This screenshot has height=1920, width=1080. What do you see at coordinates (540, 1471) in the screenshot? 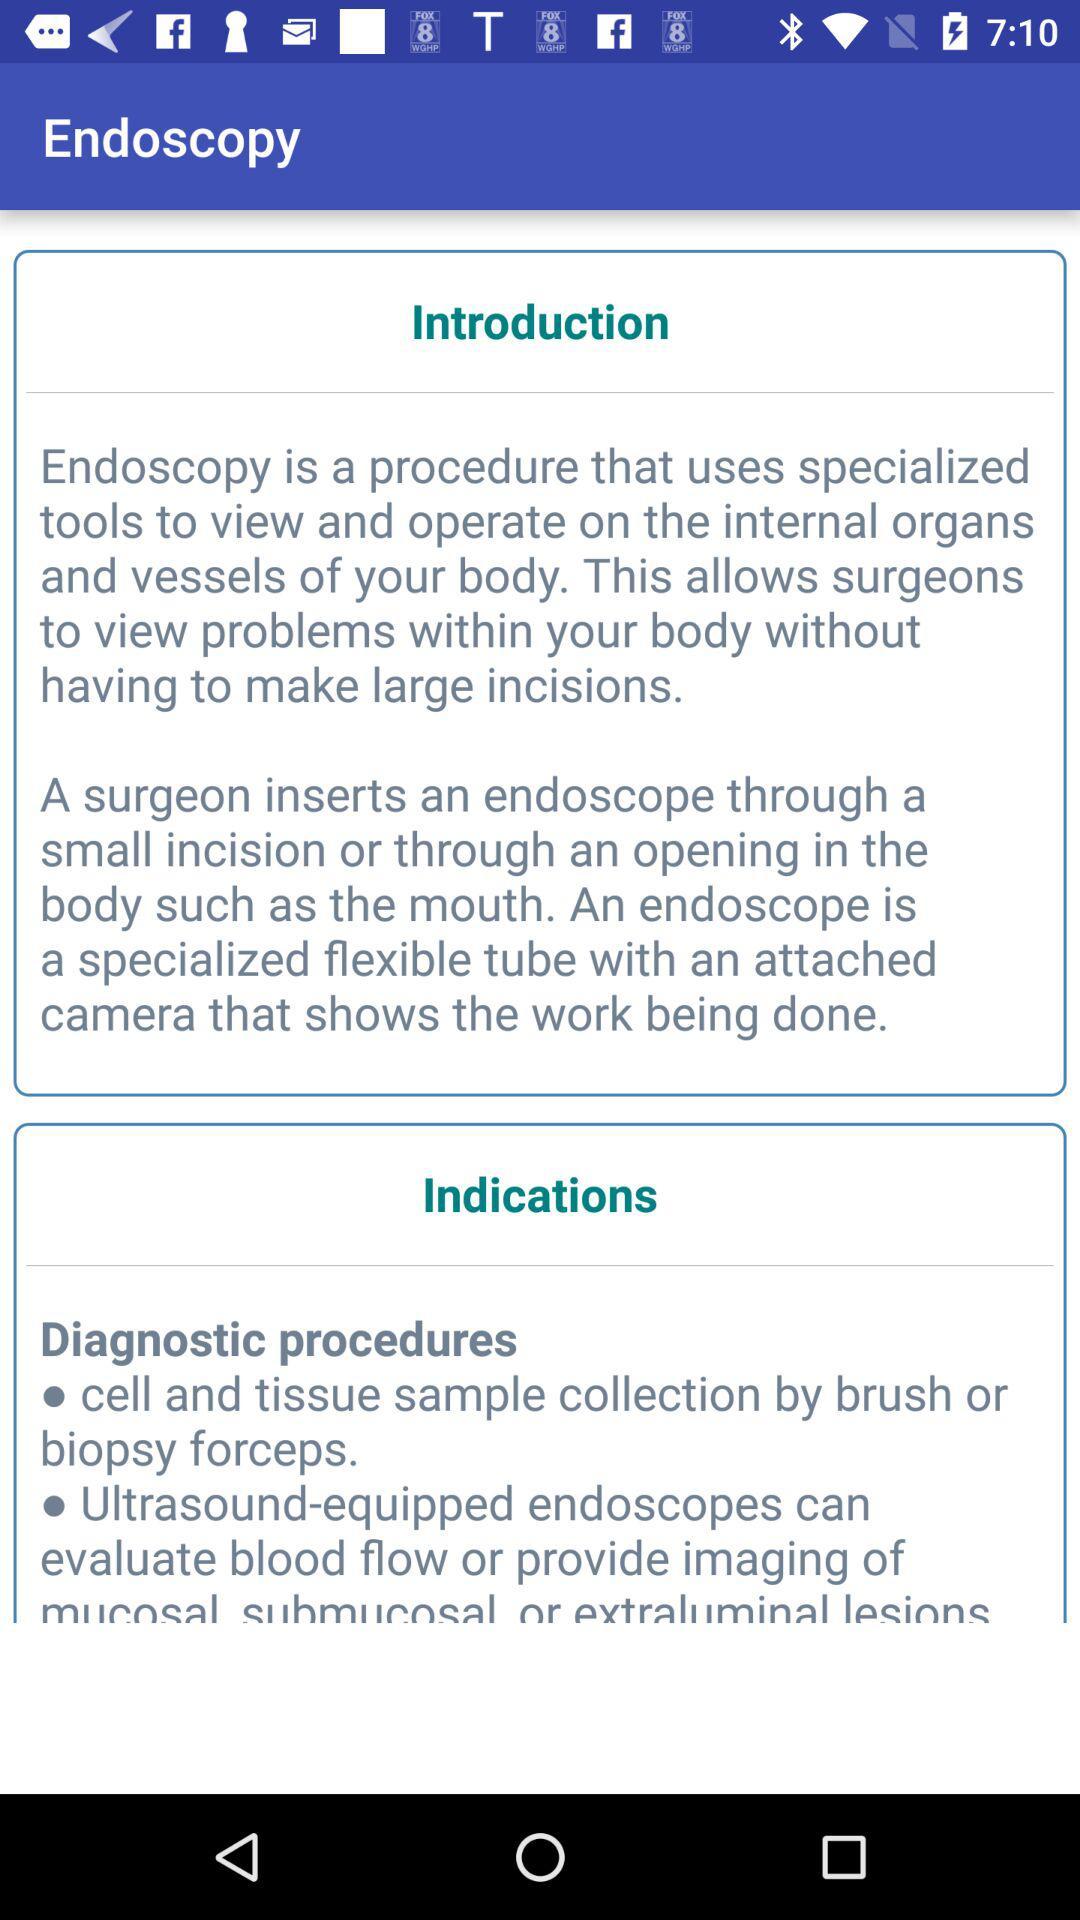
I see `diagnostic procedures cell` at bounding box center [540, 1471].